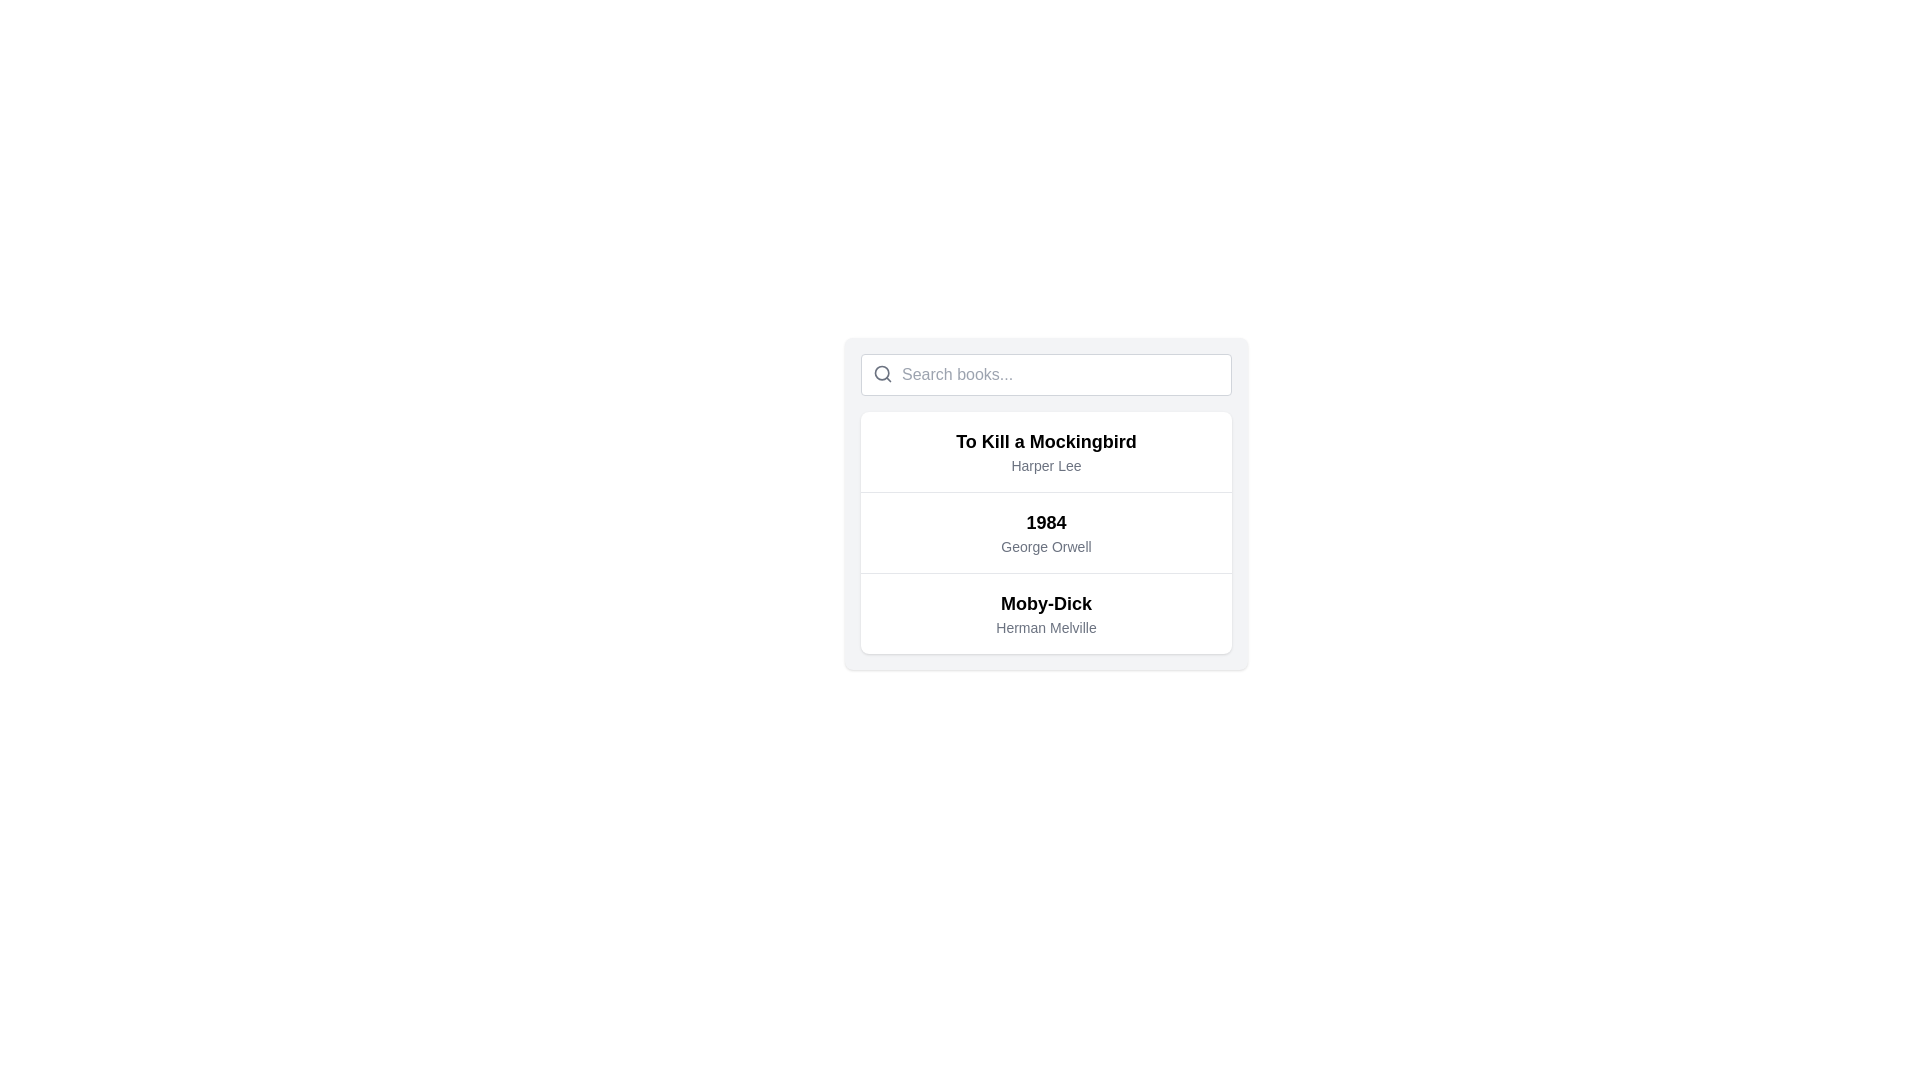 The height and width of the screenshot is (1080, 1920). What do you see at coordinates (1045, 441) in the screenshot?
I see `the bold text element that says 'To Kill a Mockingbird', which is prominently displayed above the smaller text 'Harper Lee'` at bounding box center [1045, 441].